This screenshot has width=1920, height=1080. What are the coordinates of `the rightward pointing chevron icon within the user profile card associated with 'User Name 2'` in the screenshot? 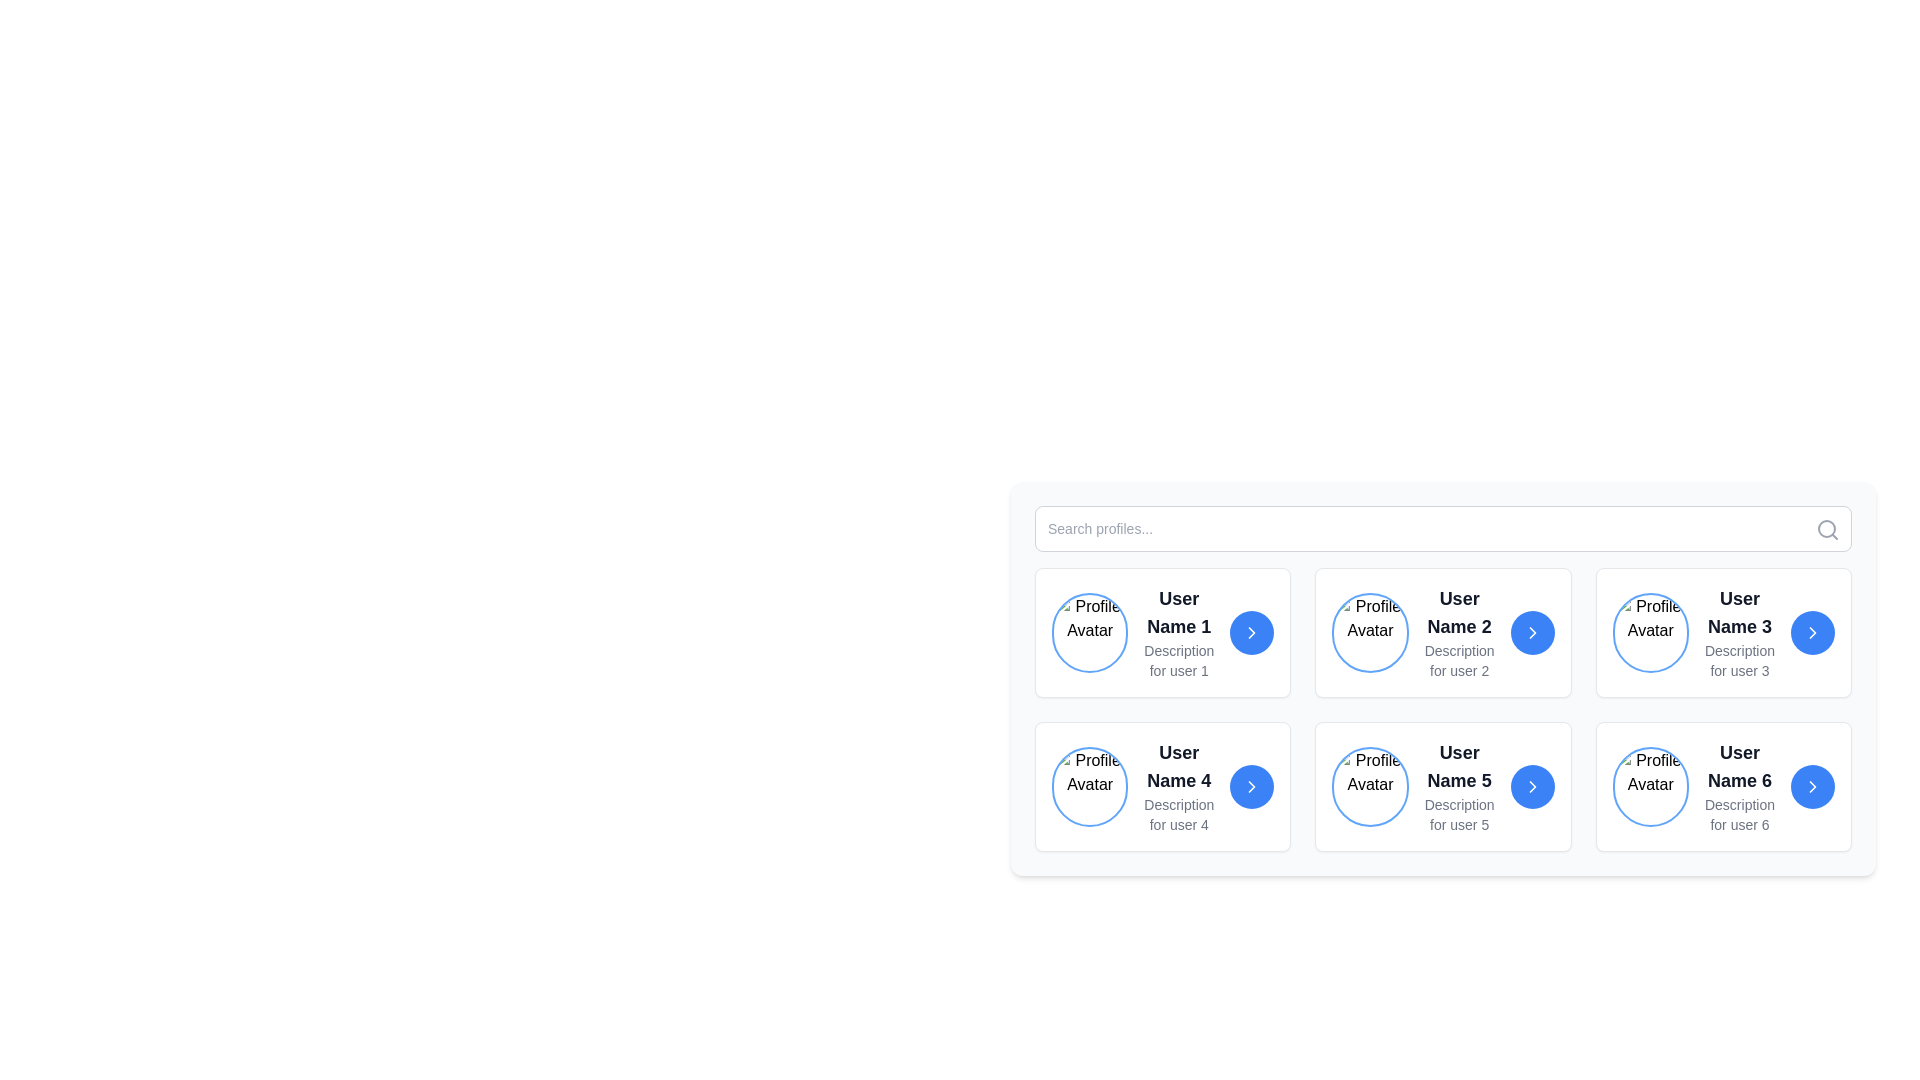 It's located at (1531, 632).